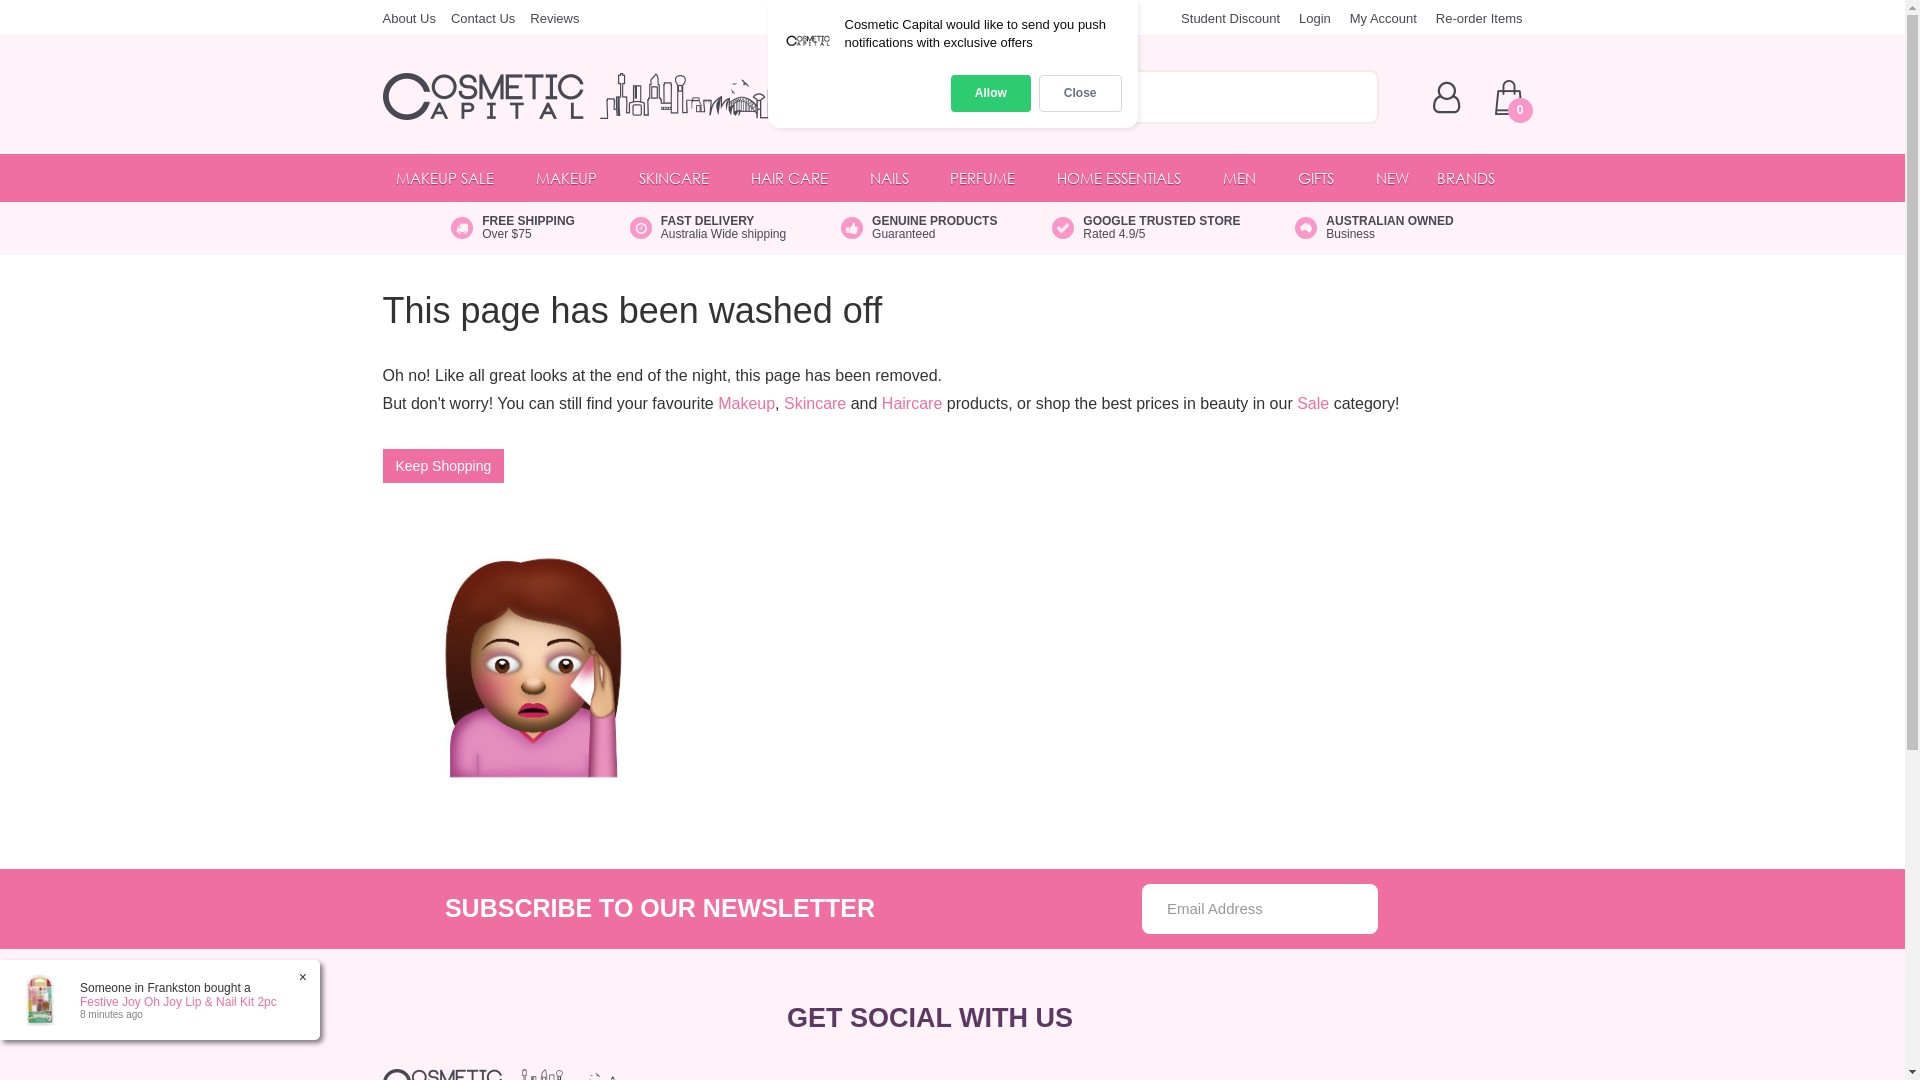 The width and height of the screenshot is (1920, 1080). I want to click on 'GIFTS', so click(1323, 176).